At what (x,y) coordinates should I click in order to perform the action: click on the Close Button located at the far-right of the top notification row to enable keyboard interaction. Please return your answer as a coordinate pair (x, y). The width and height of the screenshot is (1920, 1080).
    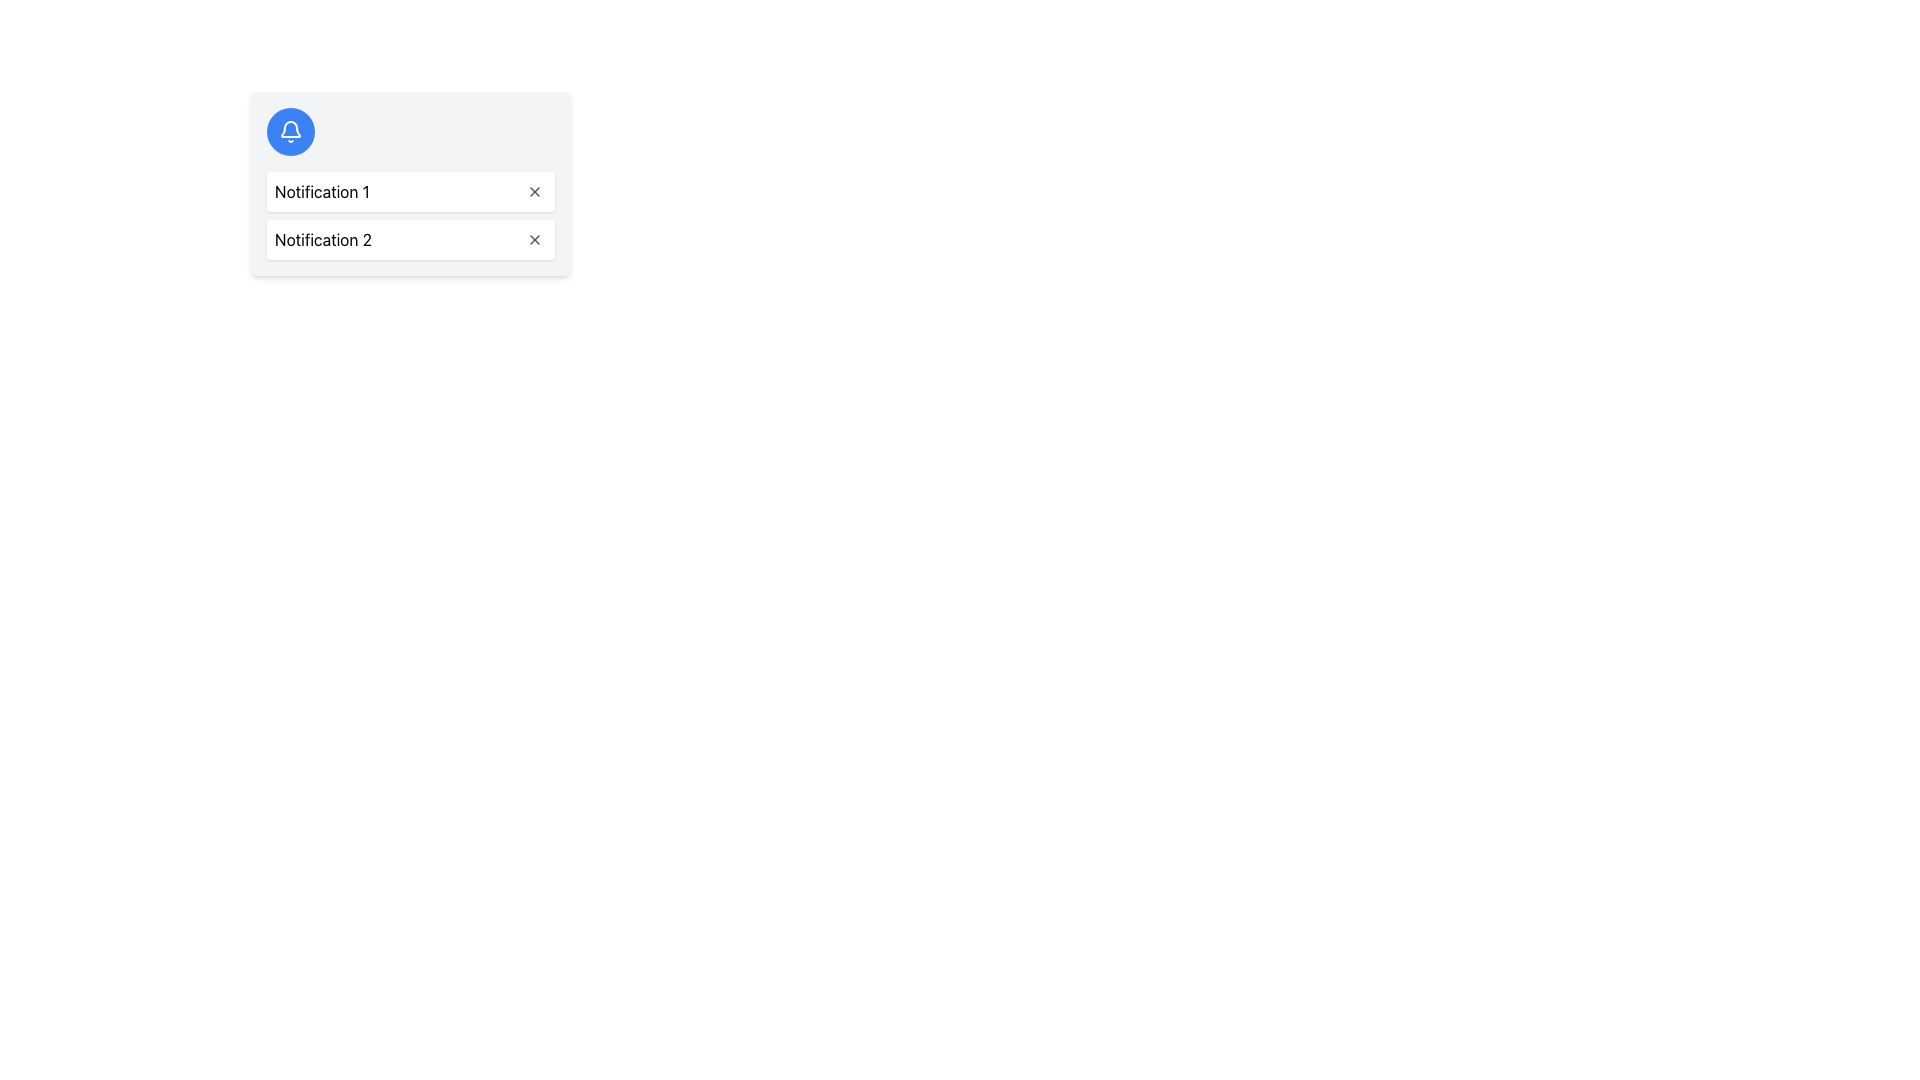
    Looking at the image, I should click on (534, 192).